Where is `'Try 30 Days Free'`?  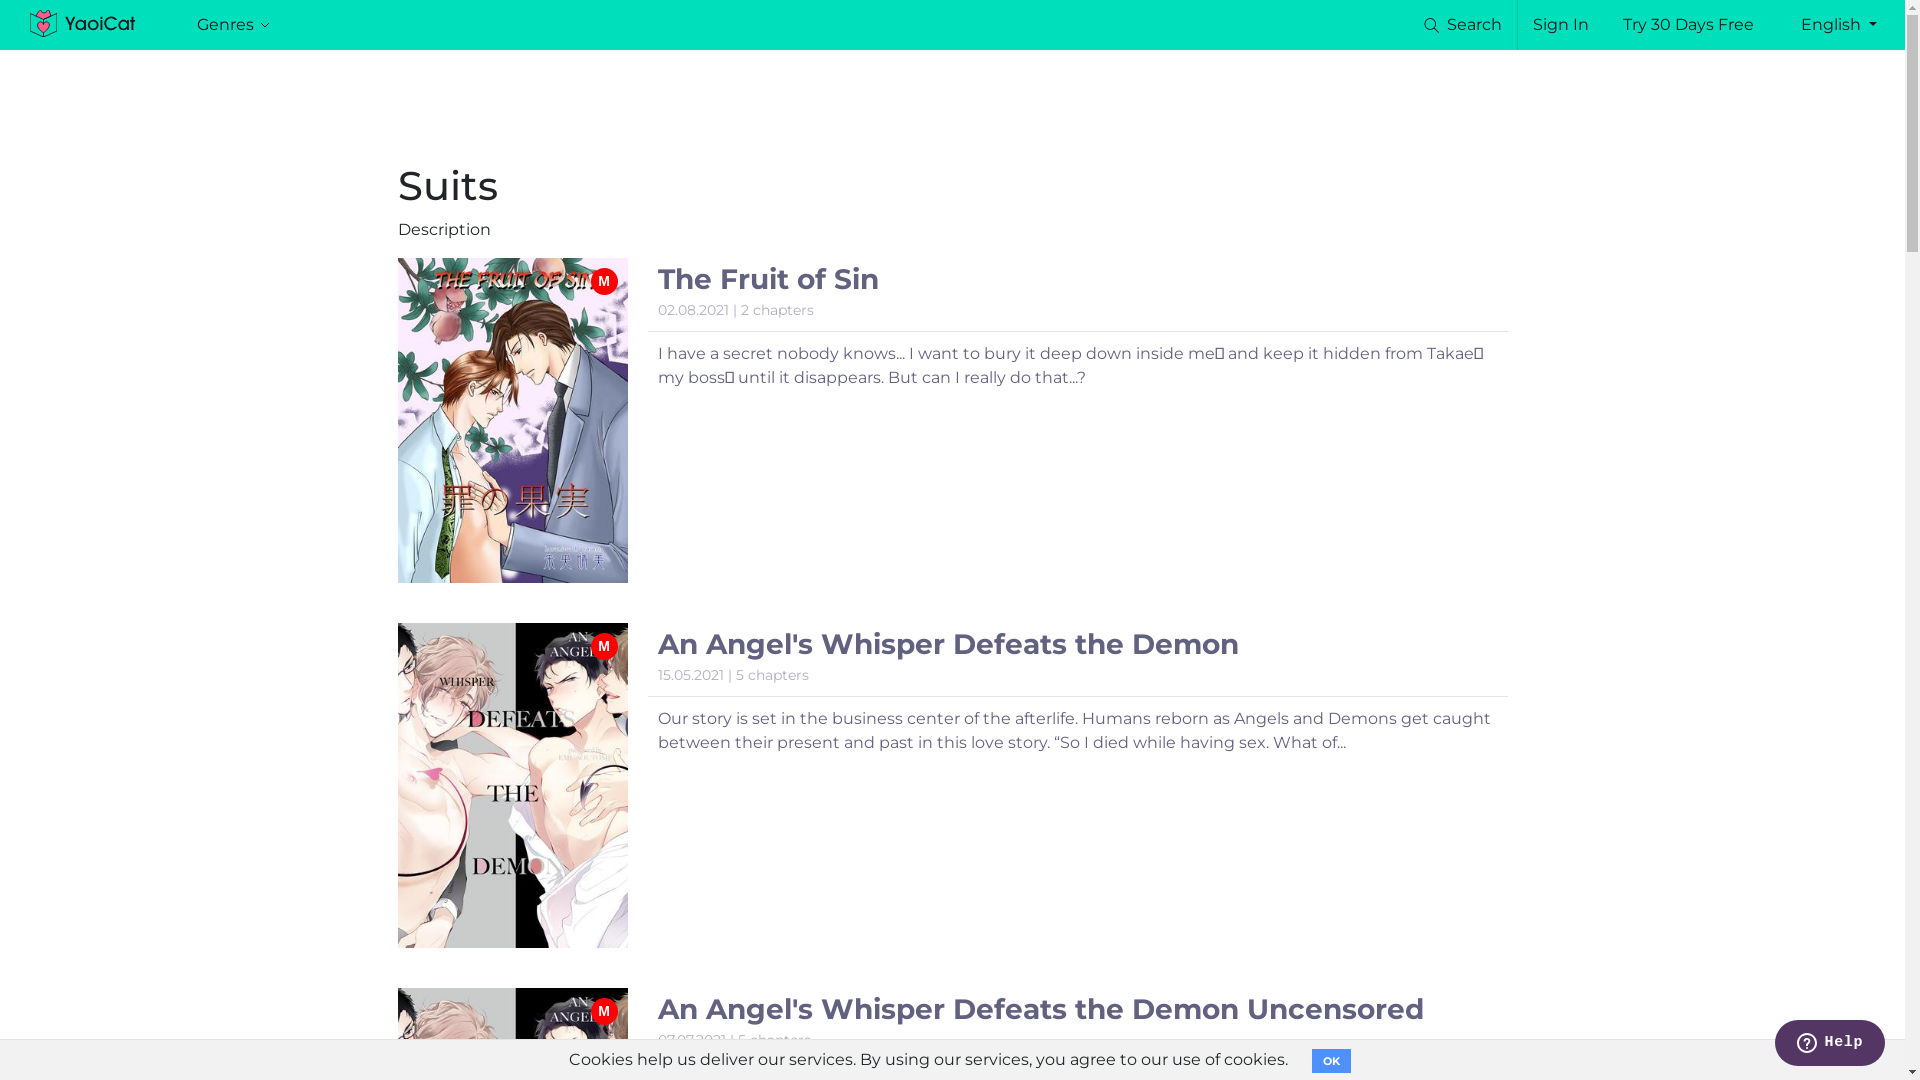 'Try 30 Days Free' is located at coordinates (1687, 24).